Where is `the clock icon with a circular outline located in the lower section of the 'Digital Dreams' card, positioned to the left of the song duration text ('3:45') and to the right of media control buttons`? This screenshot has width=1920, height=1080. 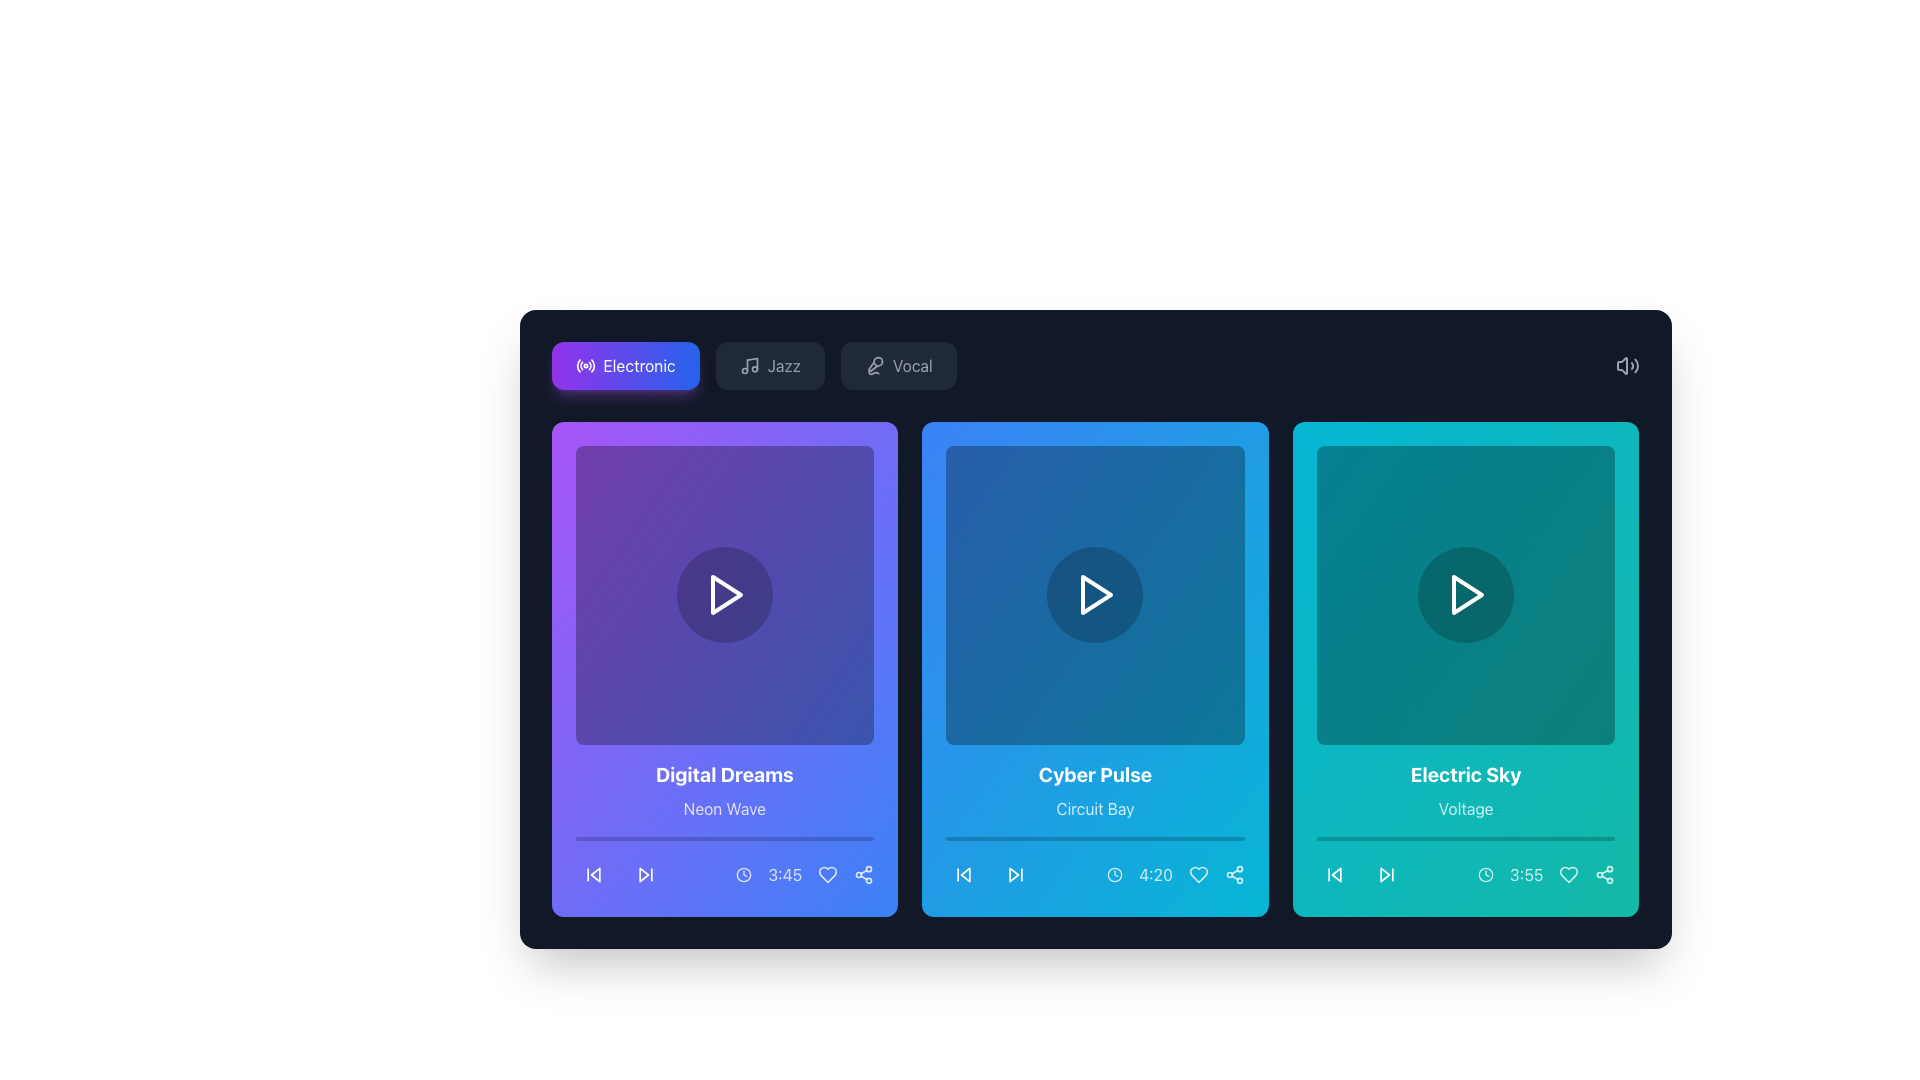 the clock icon with a circular outline located in the lower section of the 'Digital Dreams' card, positioned to the left of the song duration text ('3:45') and to the right of media control buttons is located at coordinates (743, 873).